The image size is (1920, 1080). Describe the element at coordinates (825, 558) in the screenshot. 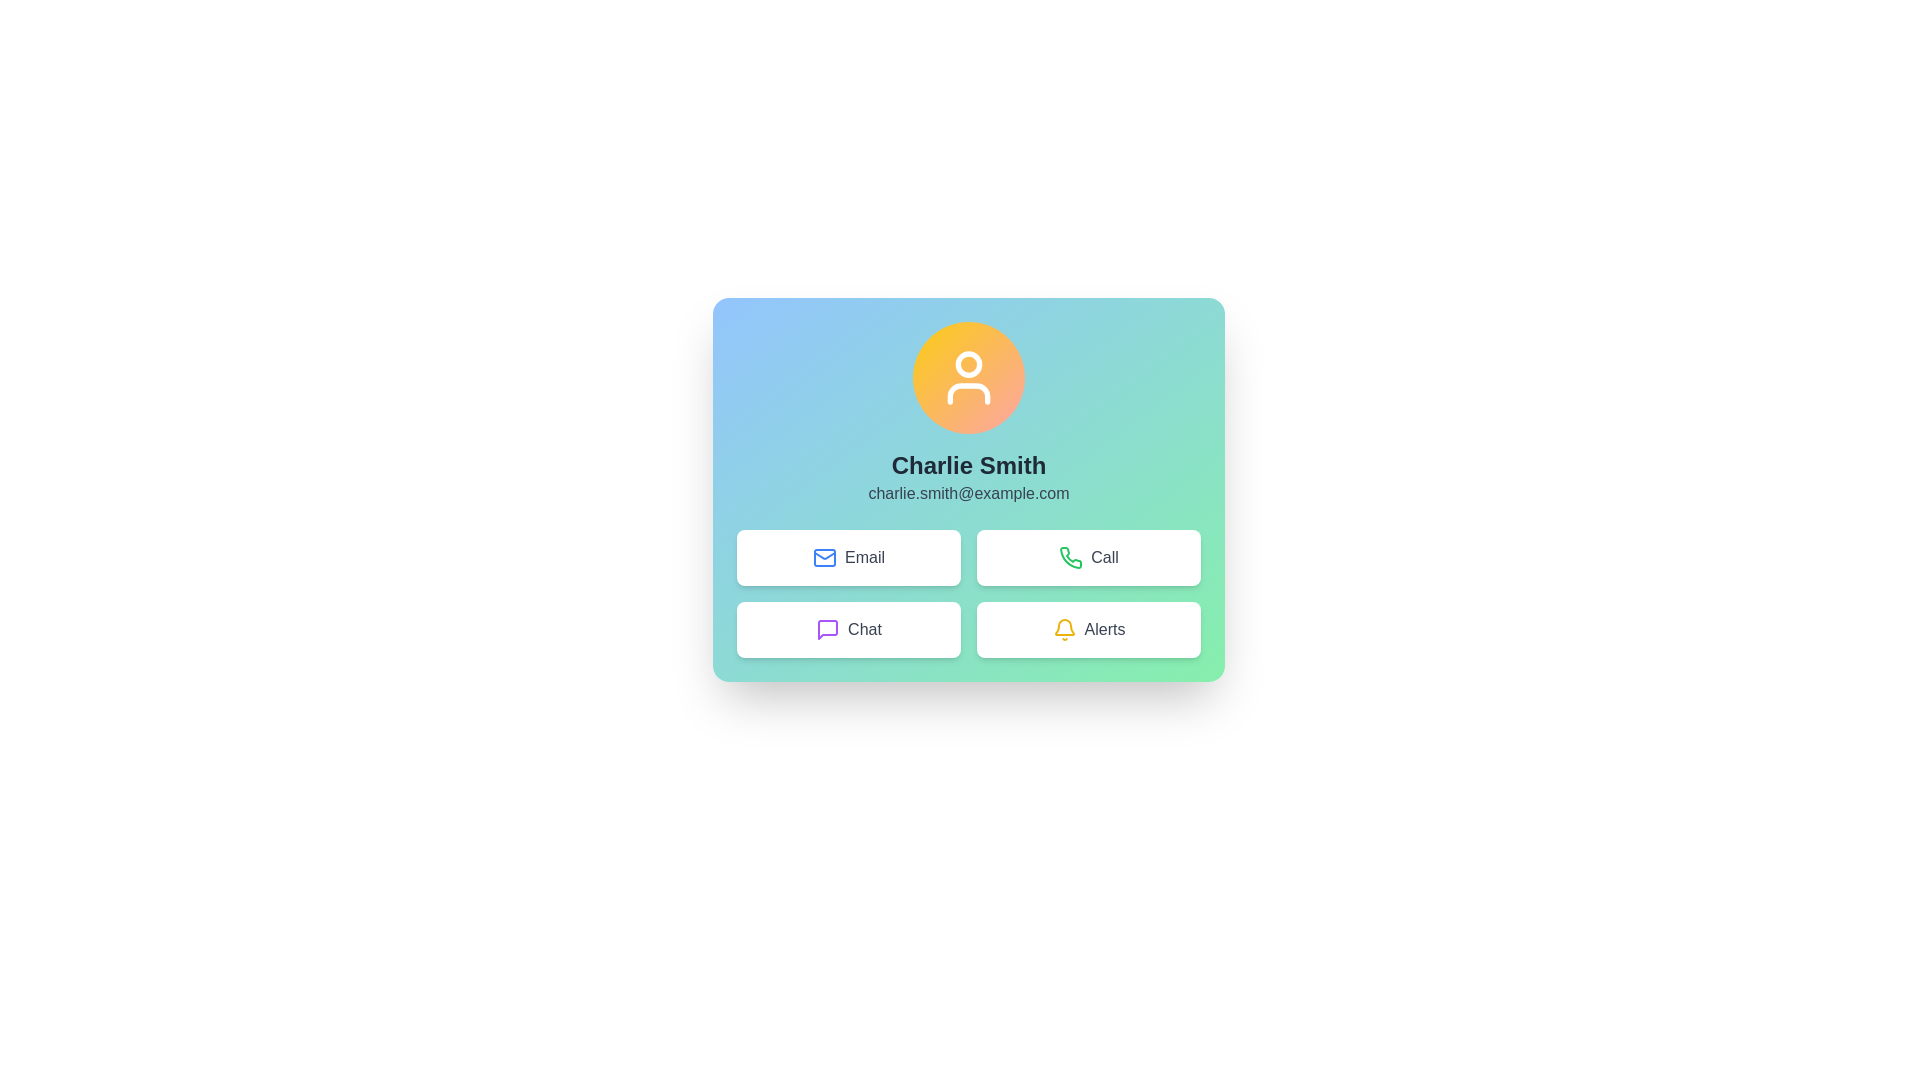

I see `the decorative icon element within the 'Email' button, which is a rectangular shape with rounded corners and part of an envelope icon` at that location.